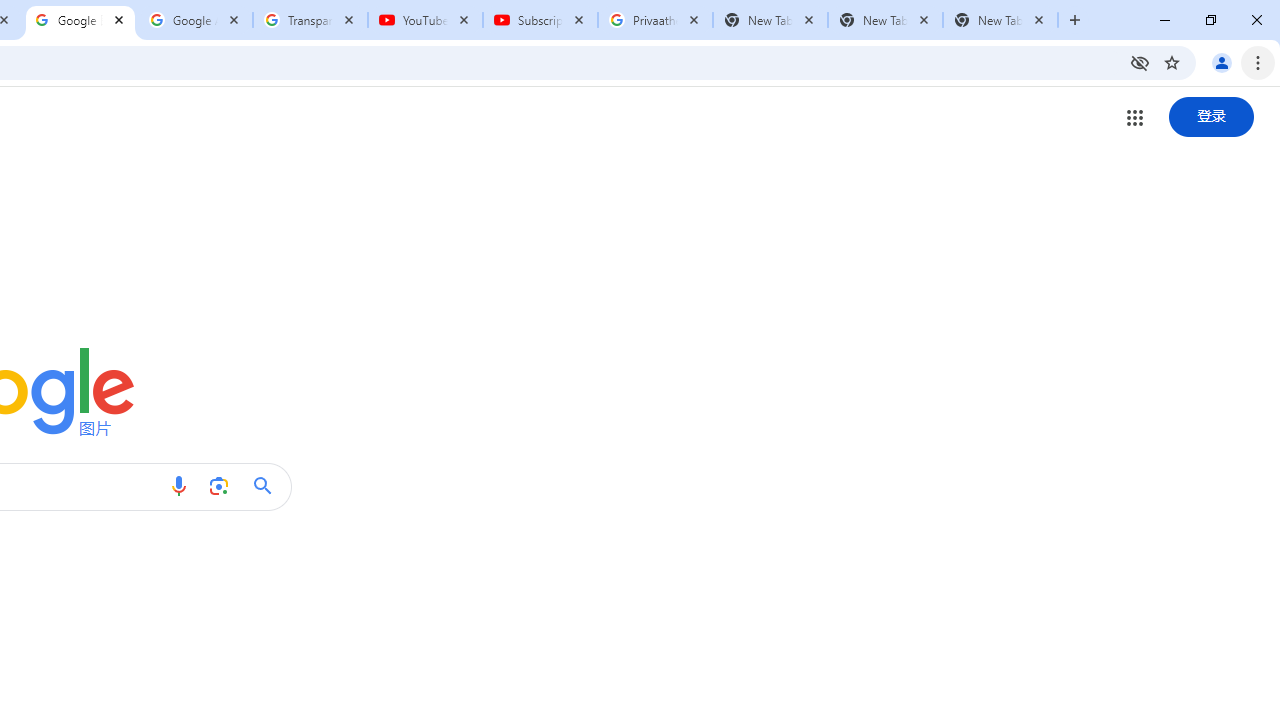  What do you see at coordinates (423, 20) in the screenshot?
I see `'YouTube'` at bounding box center [423, 20].